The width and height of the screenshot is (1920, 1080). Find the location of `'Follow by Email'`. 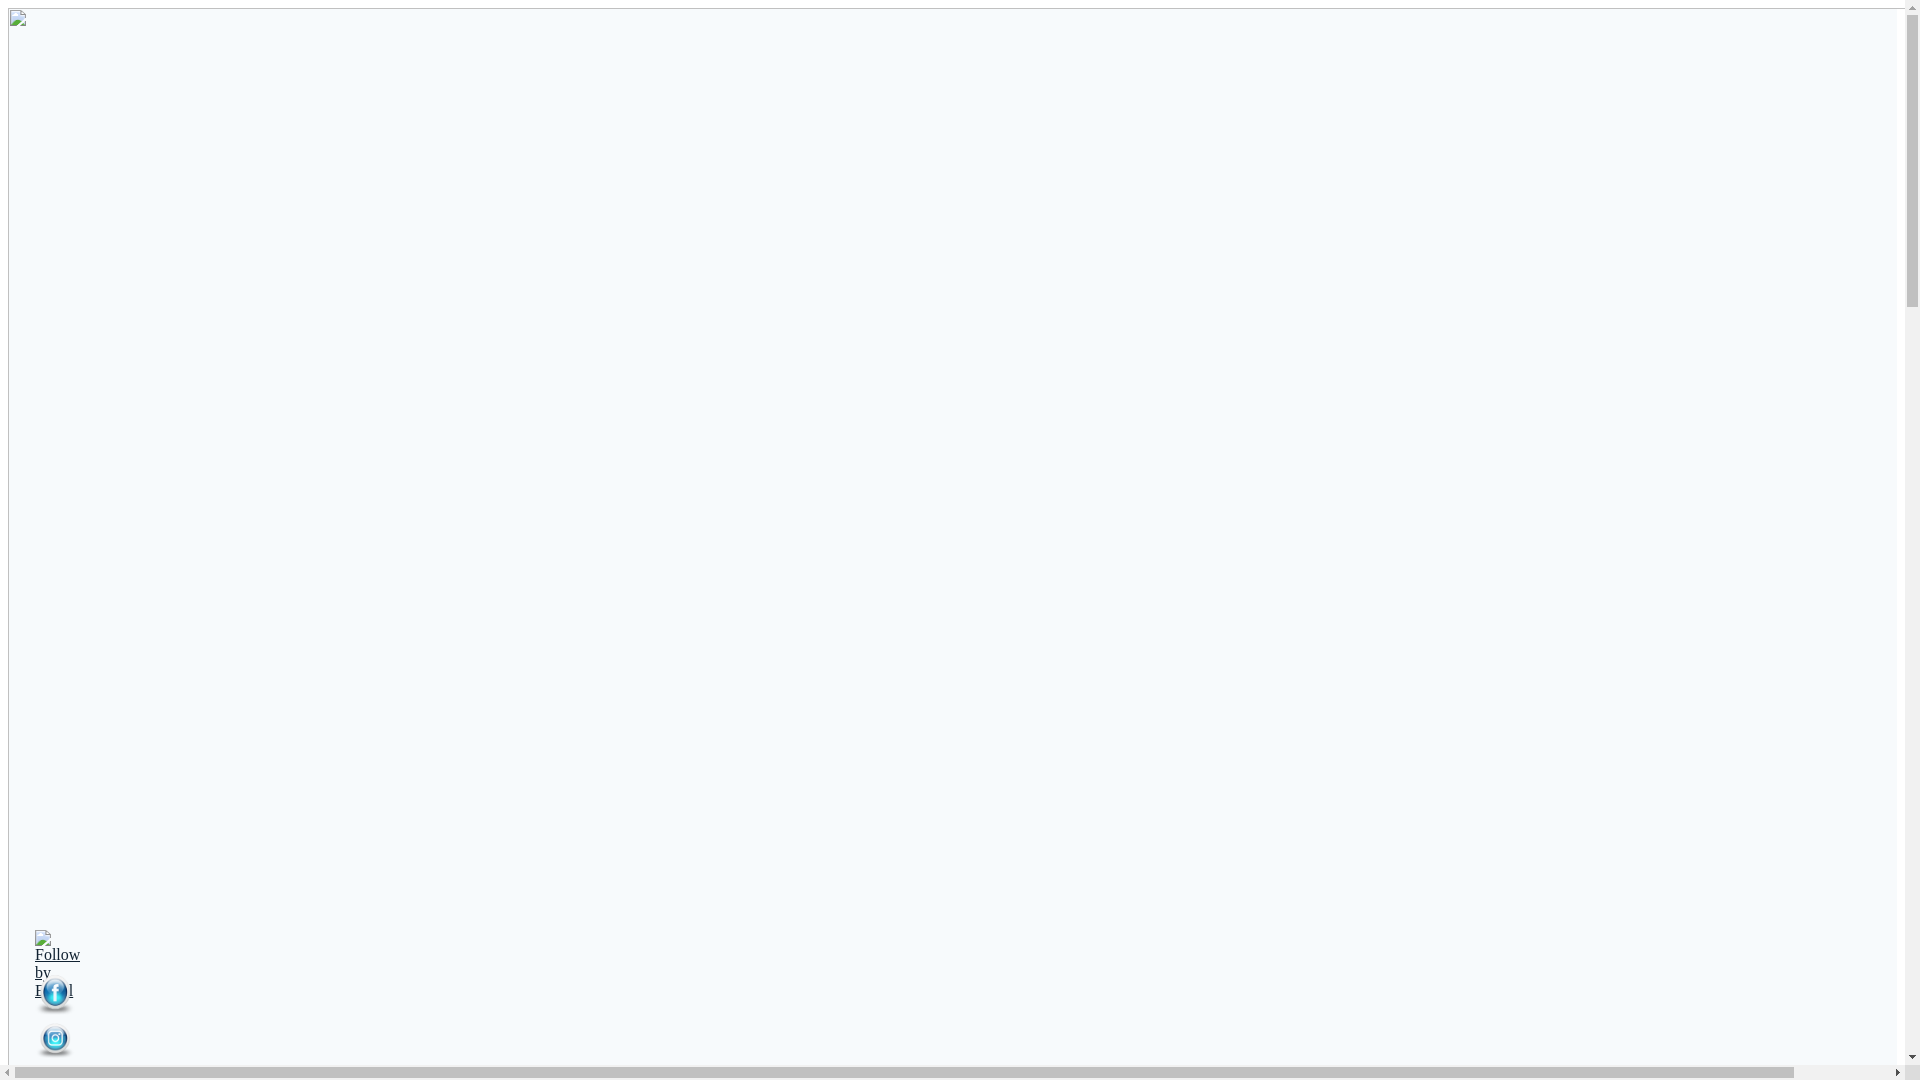

'Follow by Email' is located at coordinates (57, 963).